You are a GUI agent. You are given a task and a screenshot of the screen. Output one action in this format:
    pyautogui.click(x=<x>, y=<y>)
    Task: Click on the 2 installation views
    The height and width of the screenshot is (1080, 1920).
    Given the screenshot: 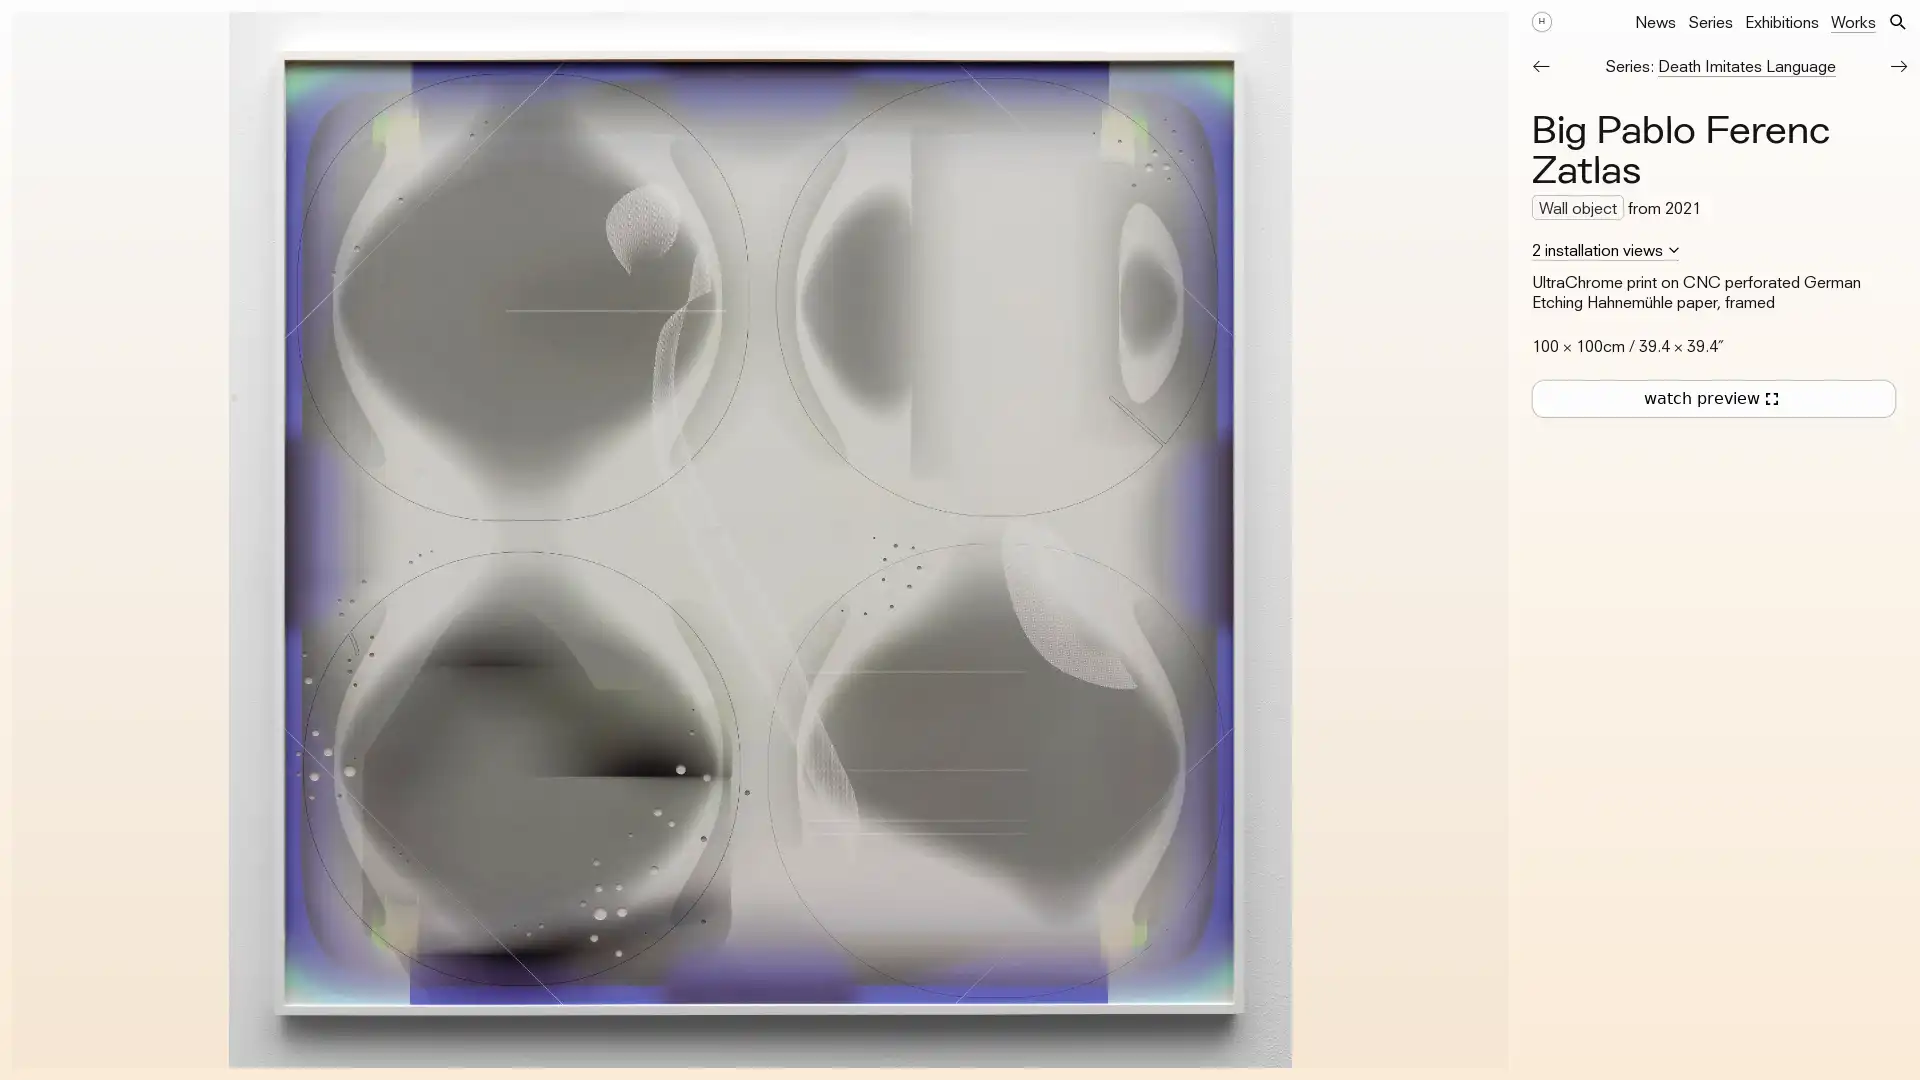 What is the action you would take?
    pyautogui.click(x=1605, y=249)
    